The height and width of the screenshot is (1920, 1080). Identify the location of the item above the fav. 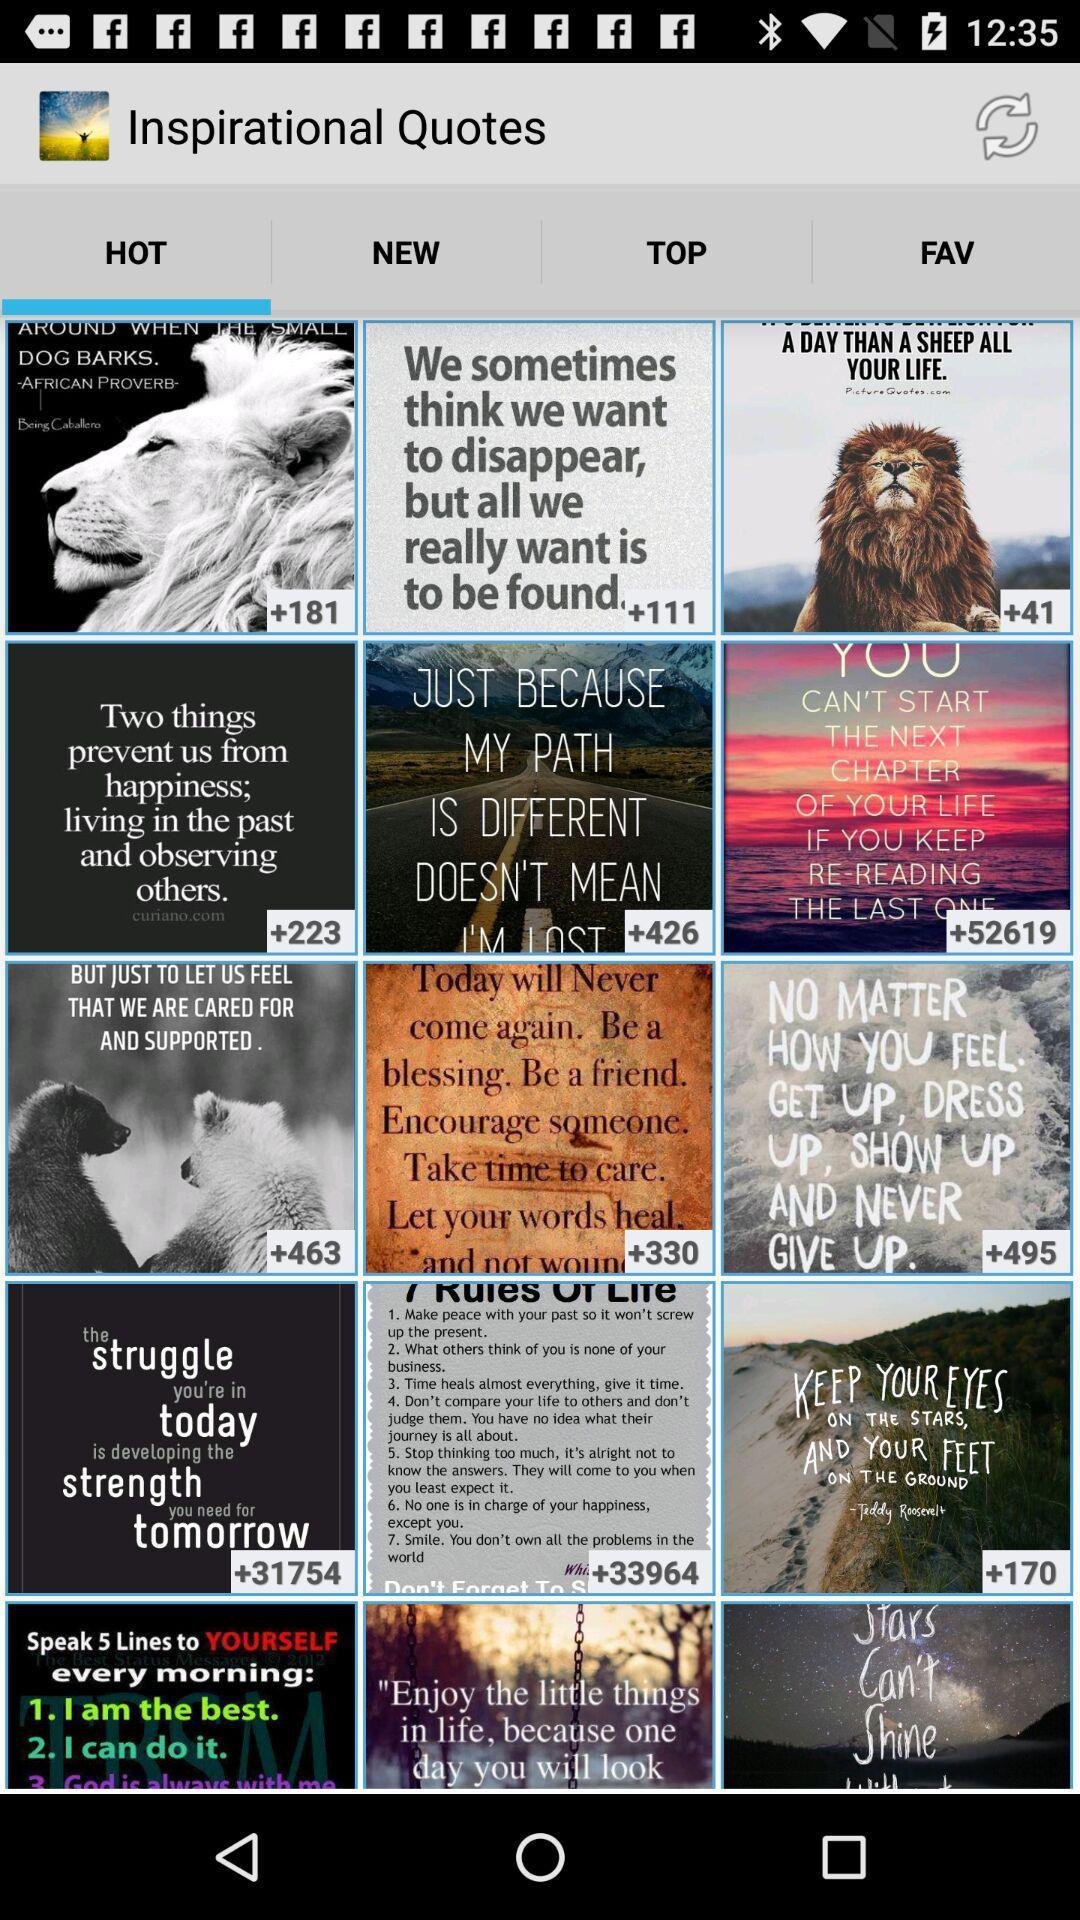
(1006, 124).